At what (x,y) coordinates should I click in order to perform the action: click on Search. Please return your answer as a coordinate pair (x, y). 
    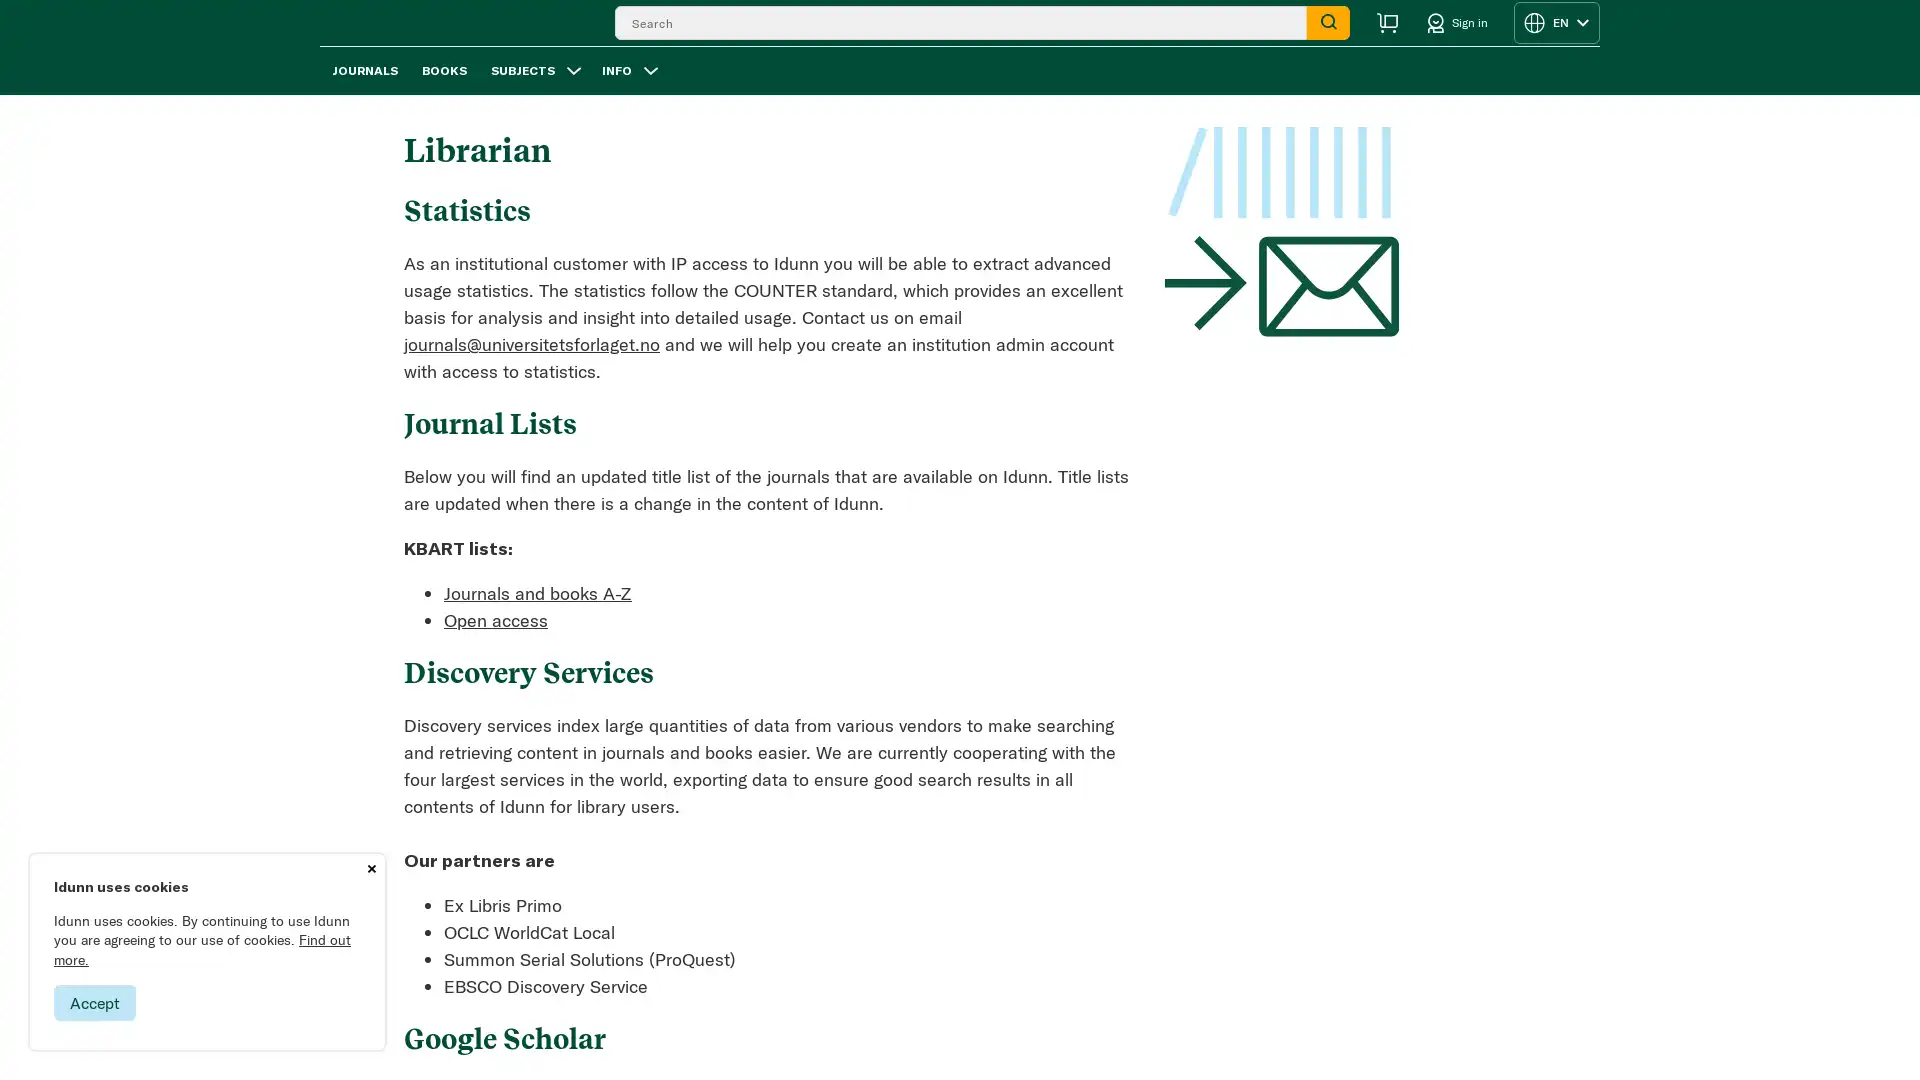
    Looking at the image, I should click on (1328, 34).